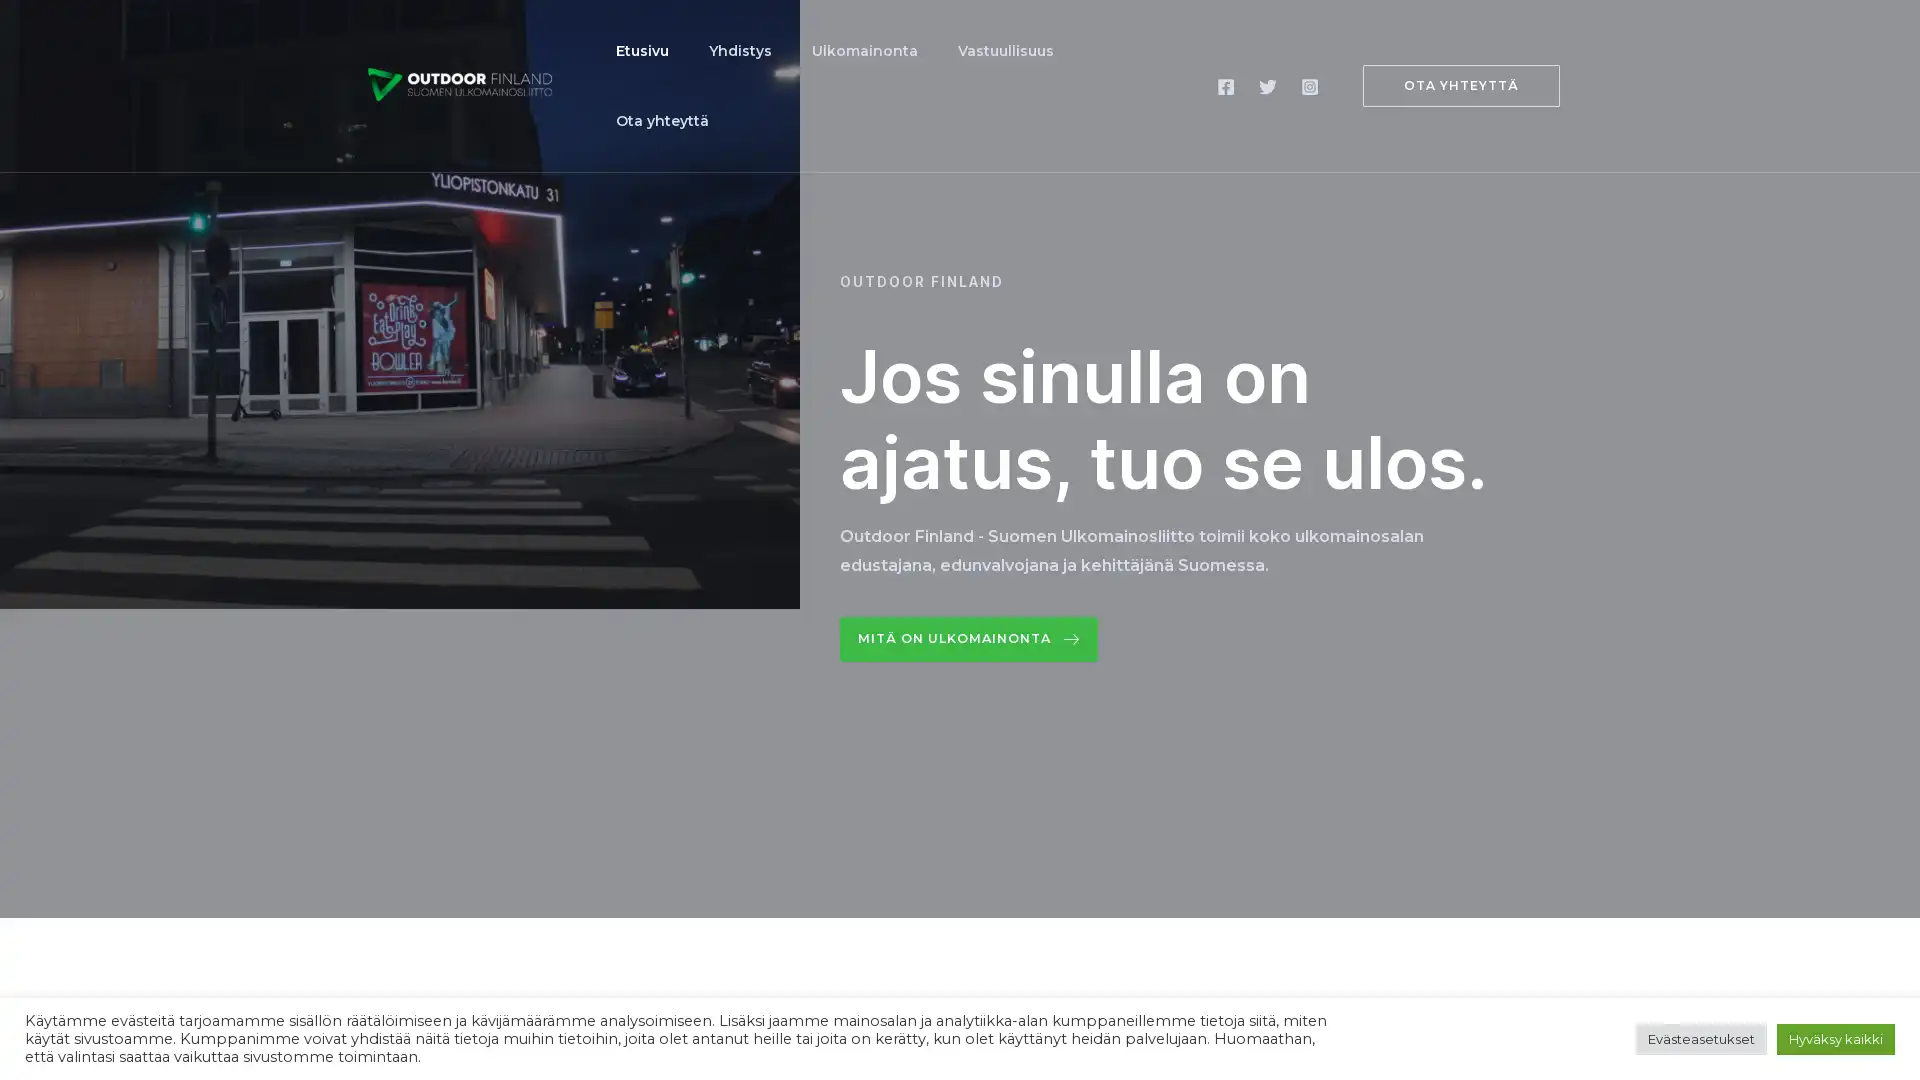  What do you see at coordinates (975, 640) in the screenshot?
I see `Mita on ulkomainonta` at bounding box center [975, 640].